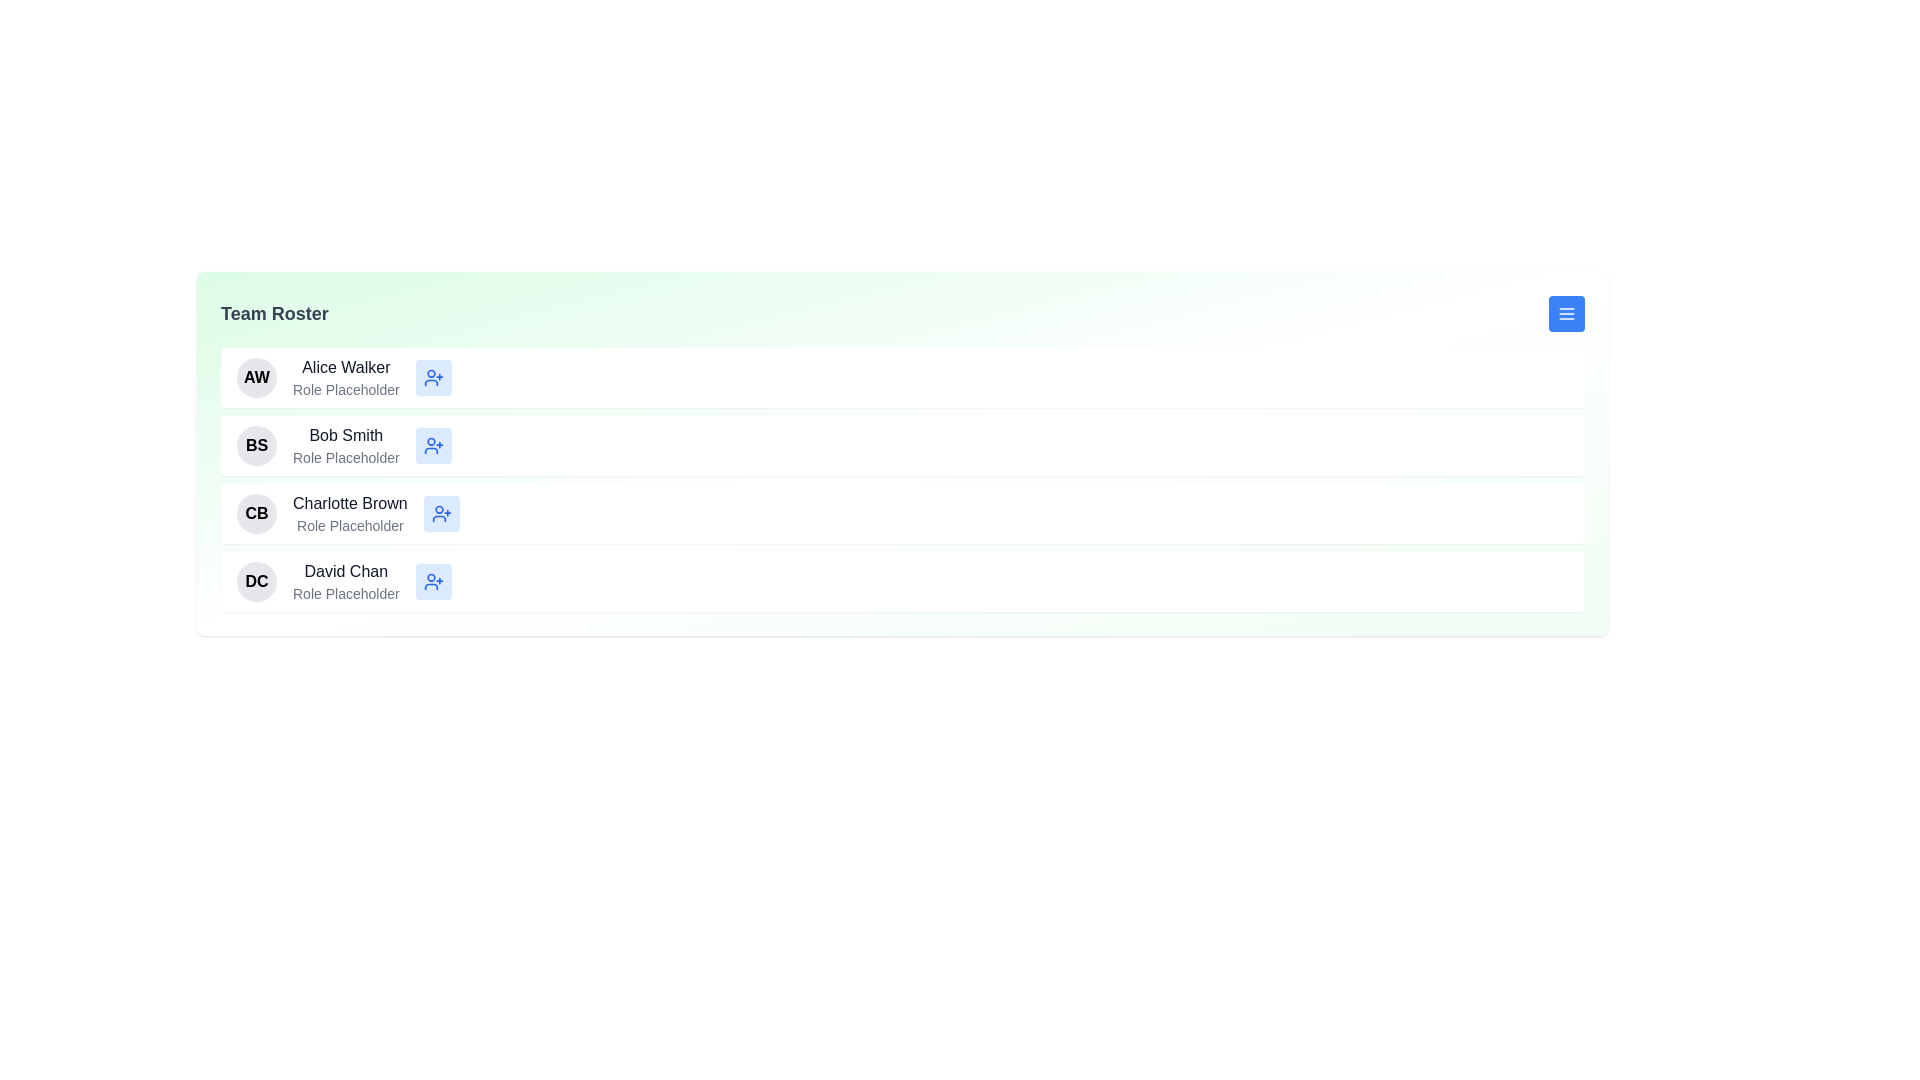  Describe the element at coordinates (346, 378) in the screenshot. I see `the Text block displaying a name and role description, located in the first row of a list, adjacent to the circular avatar labeled 'AW' on the left and a button with a person and plus icon on the right` at that location.